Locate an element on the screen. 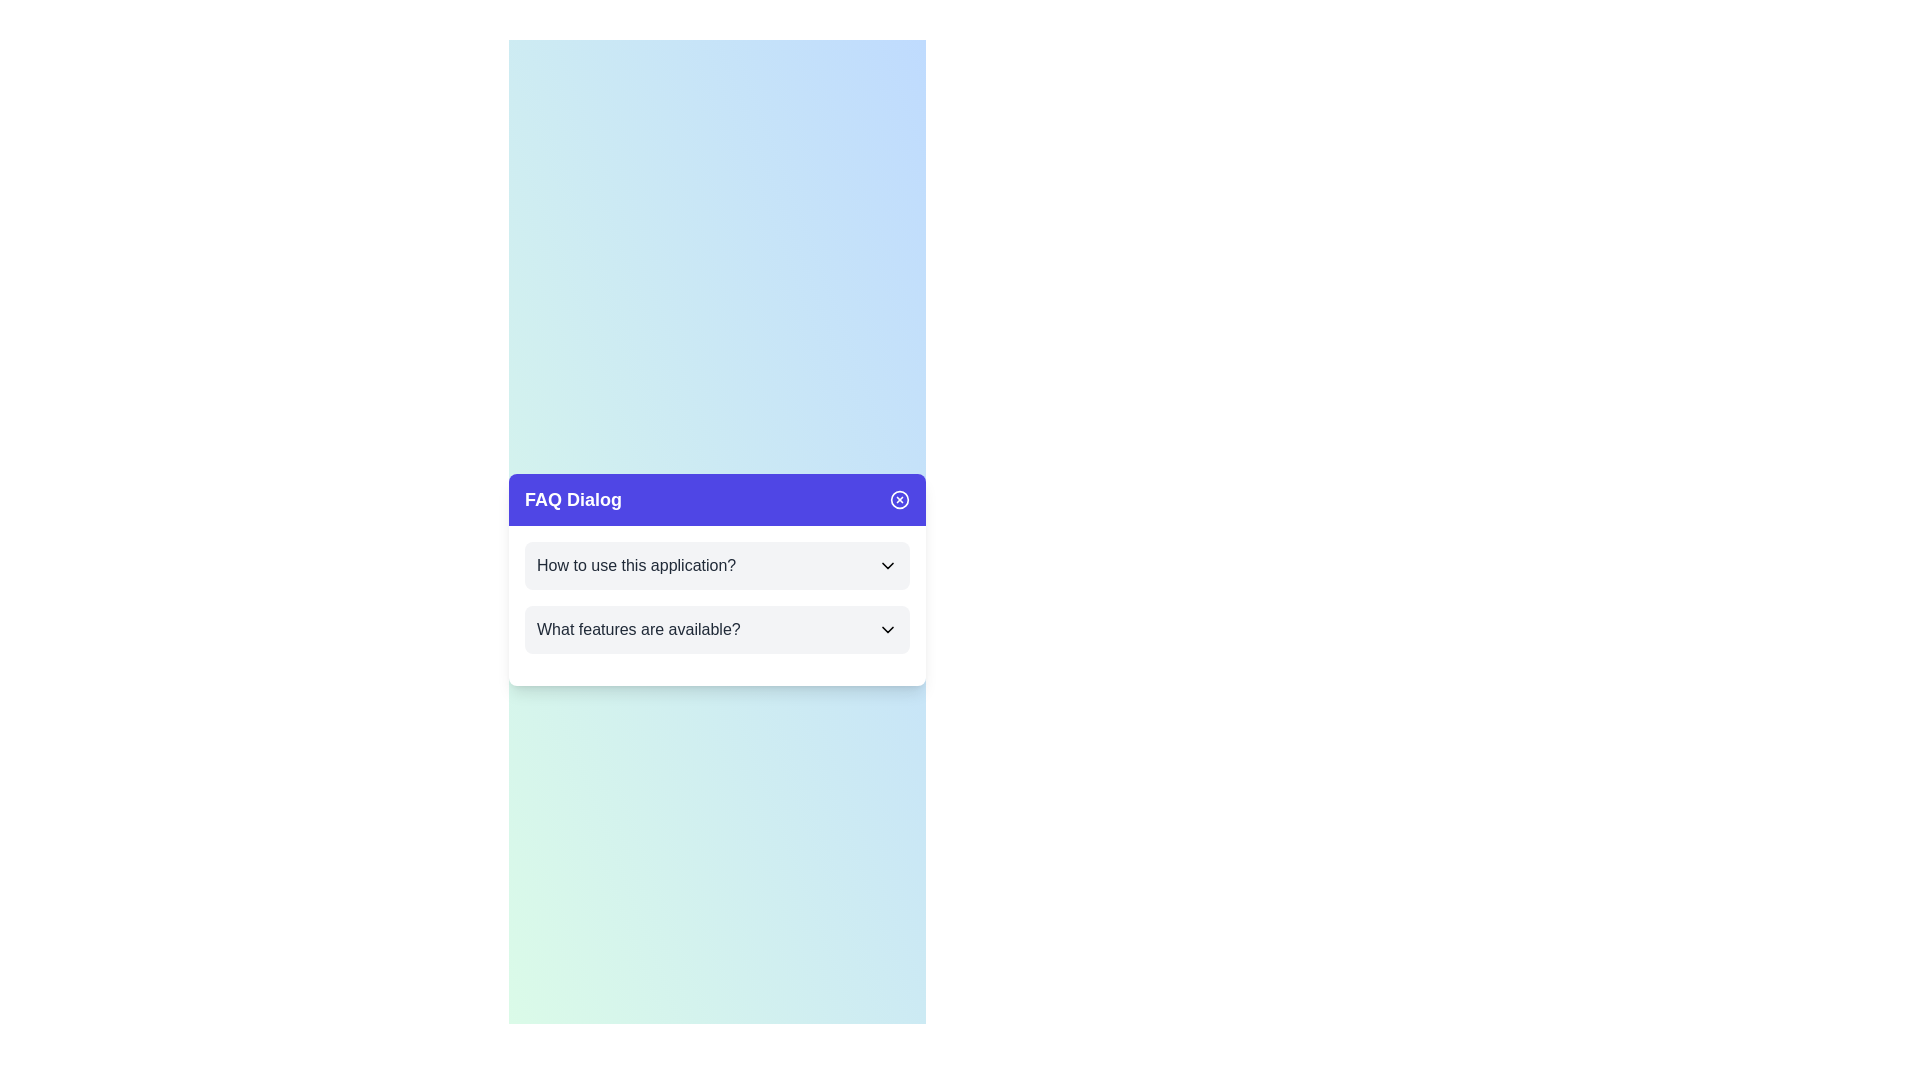 Image resolution: width=1920 pixels, height=1080 pixels. the close button in the header of the dialog is located at coordinates (899, 499).